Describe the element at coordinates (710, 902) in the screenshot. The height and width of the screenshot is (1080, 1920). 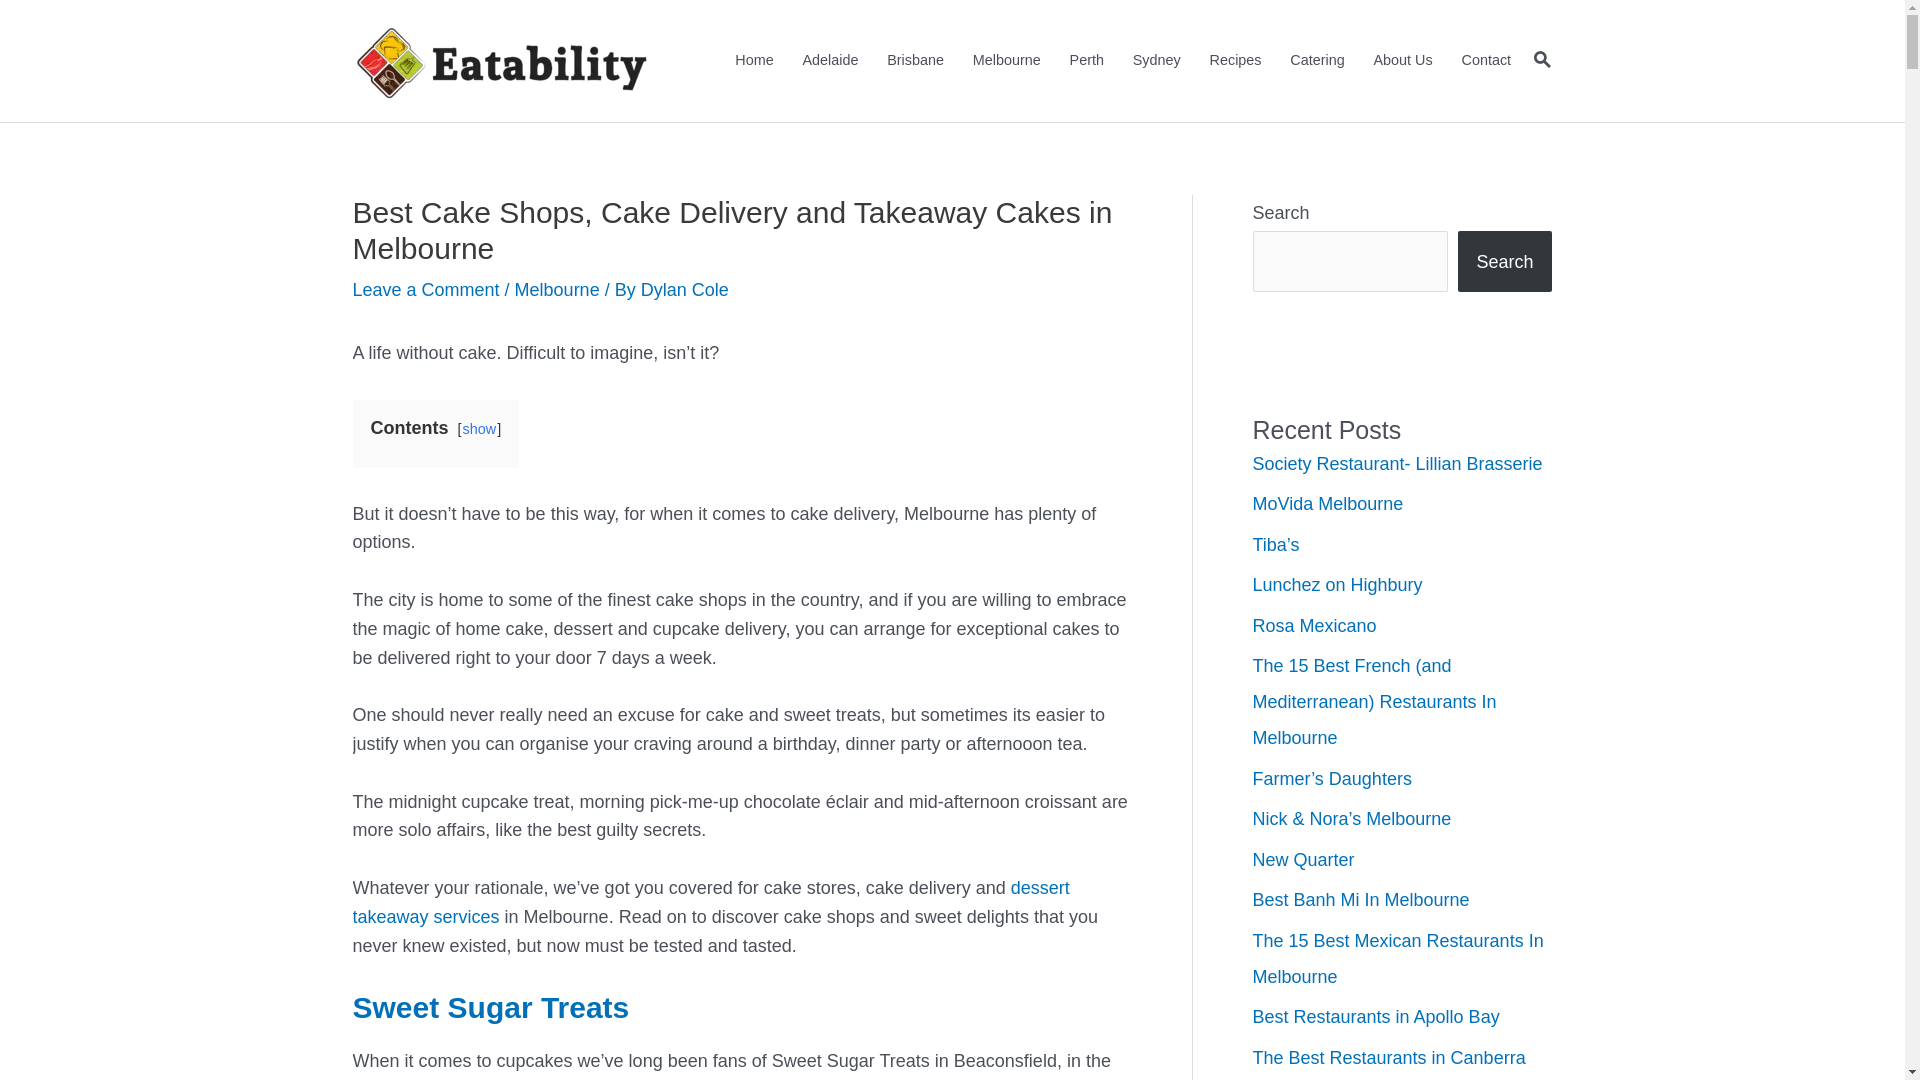
I see `'dessert takeaway services'` at that location.